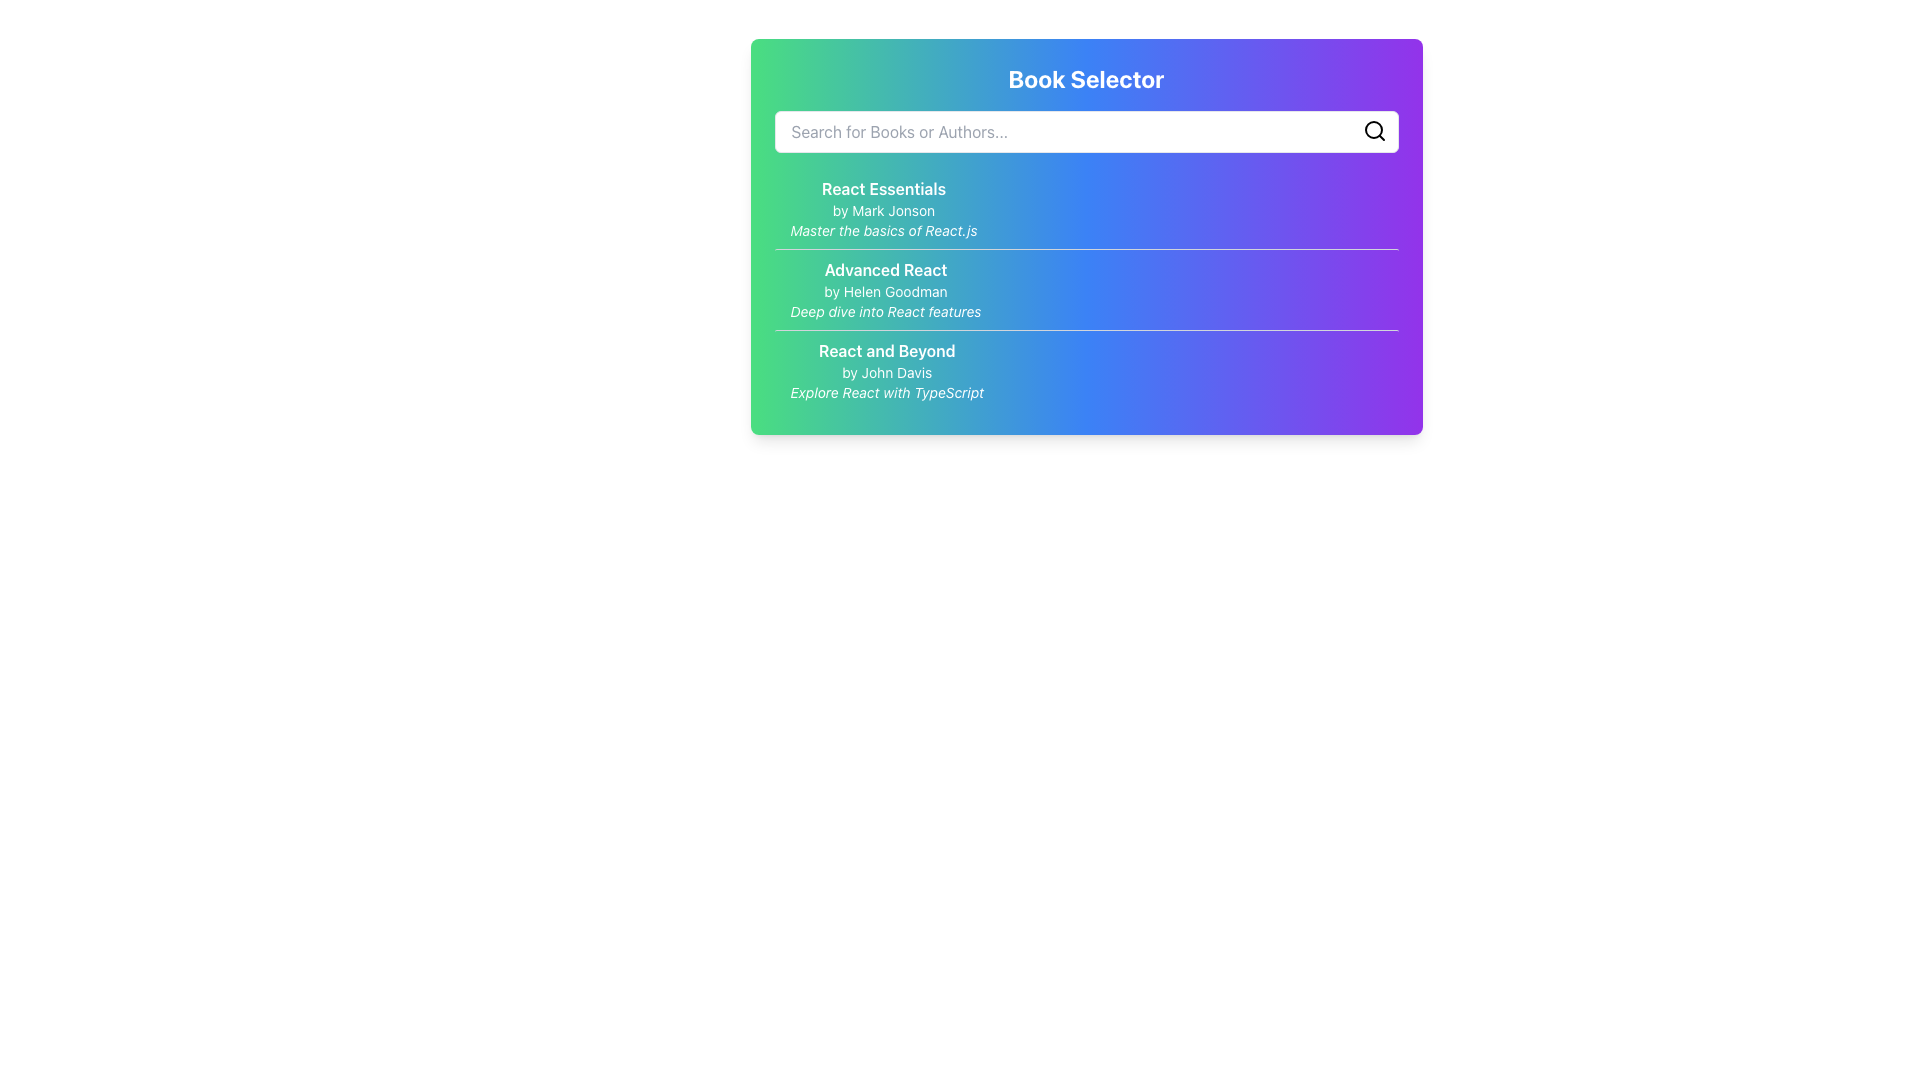 This screenshot has height=1080, width=1920. What do you see at coordinates (1085, 289) in the screenshot?
I see `one of the courses listed in the central List Component of the 'Book Selector' card, which displays titles, authors, and descriptions` at bounding box center [1085, 289].